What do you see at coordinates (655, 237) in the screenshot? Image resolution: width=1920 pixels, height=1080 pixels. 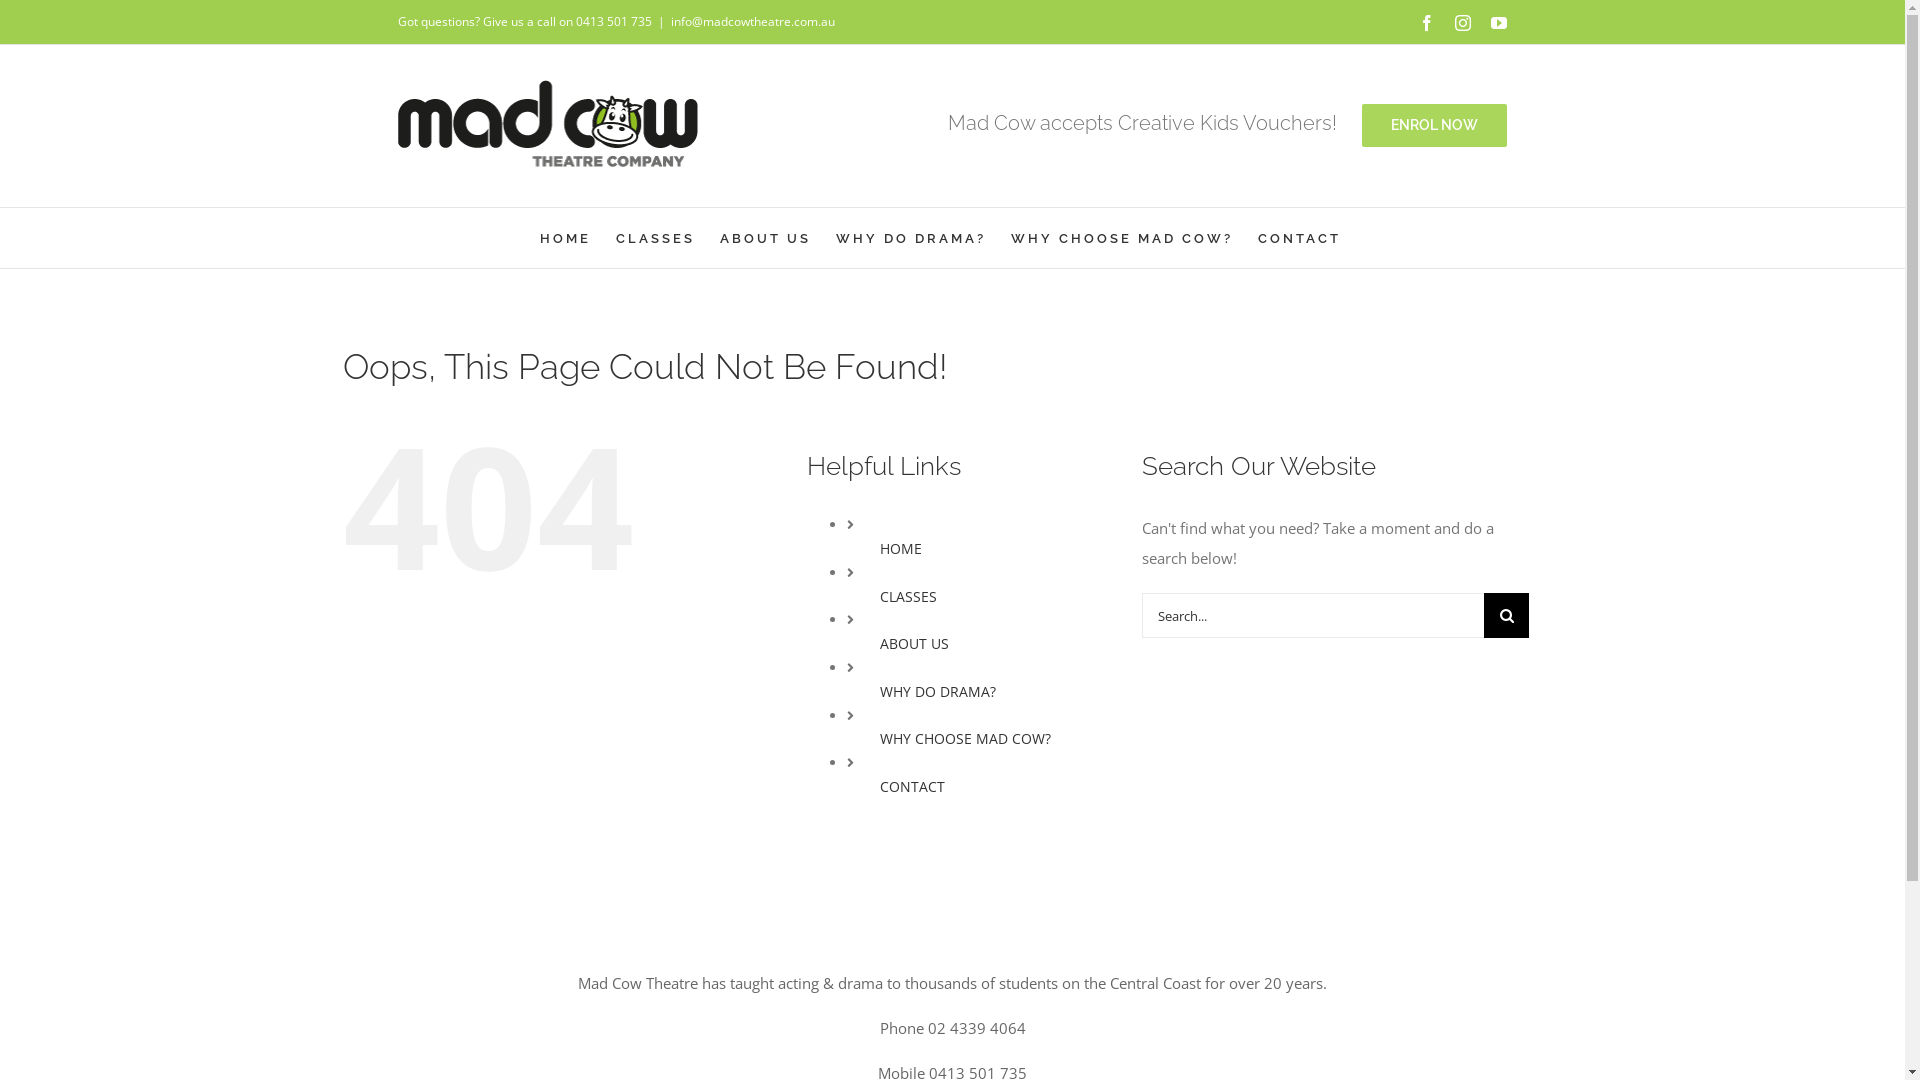 I see `'CLASSES'` at bounding box center [655, 237].